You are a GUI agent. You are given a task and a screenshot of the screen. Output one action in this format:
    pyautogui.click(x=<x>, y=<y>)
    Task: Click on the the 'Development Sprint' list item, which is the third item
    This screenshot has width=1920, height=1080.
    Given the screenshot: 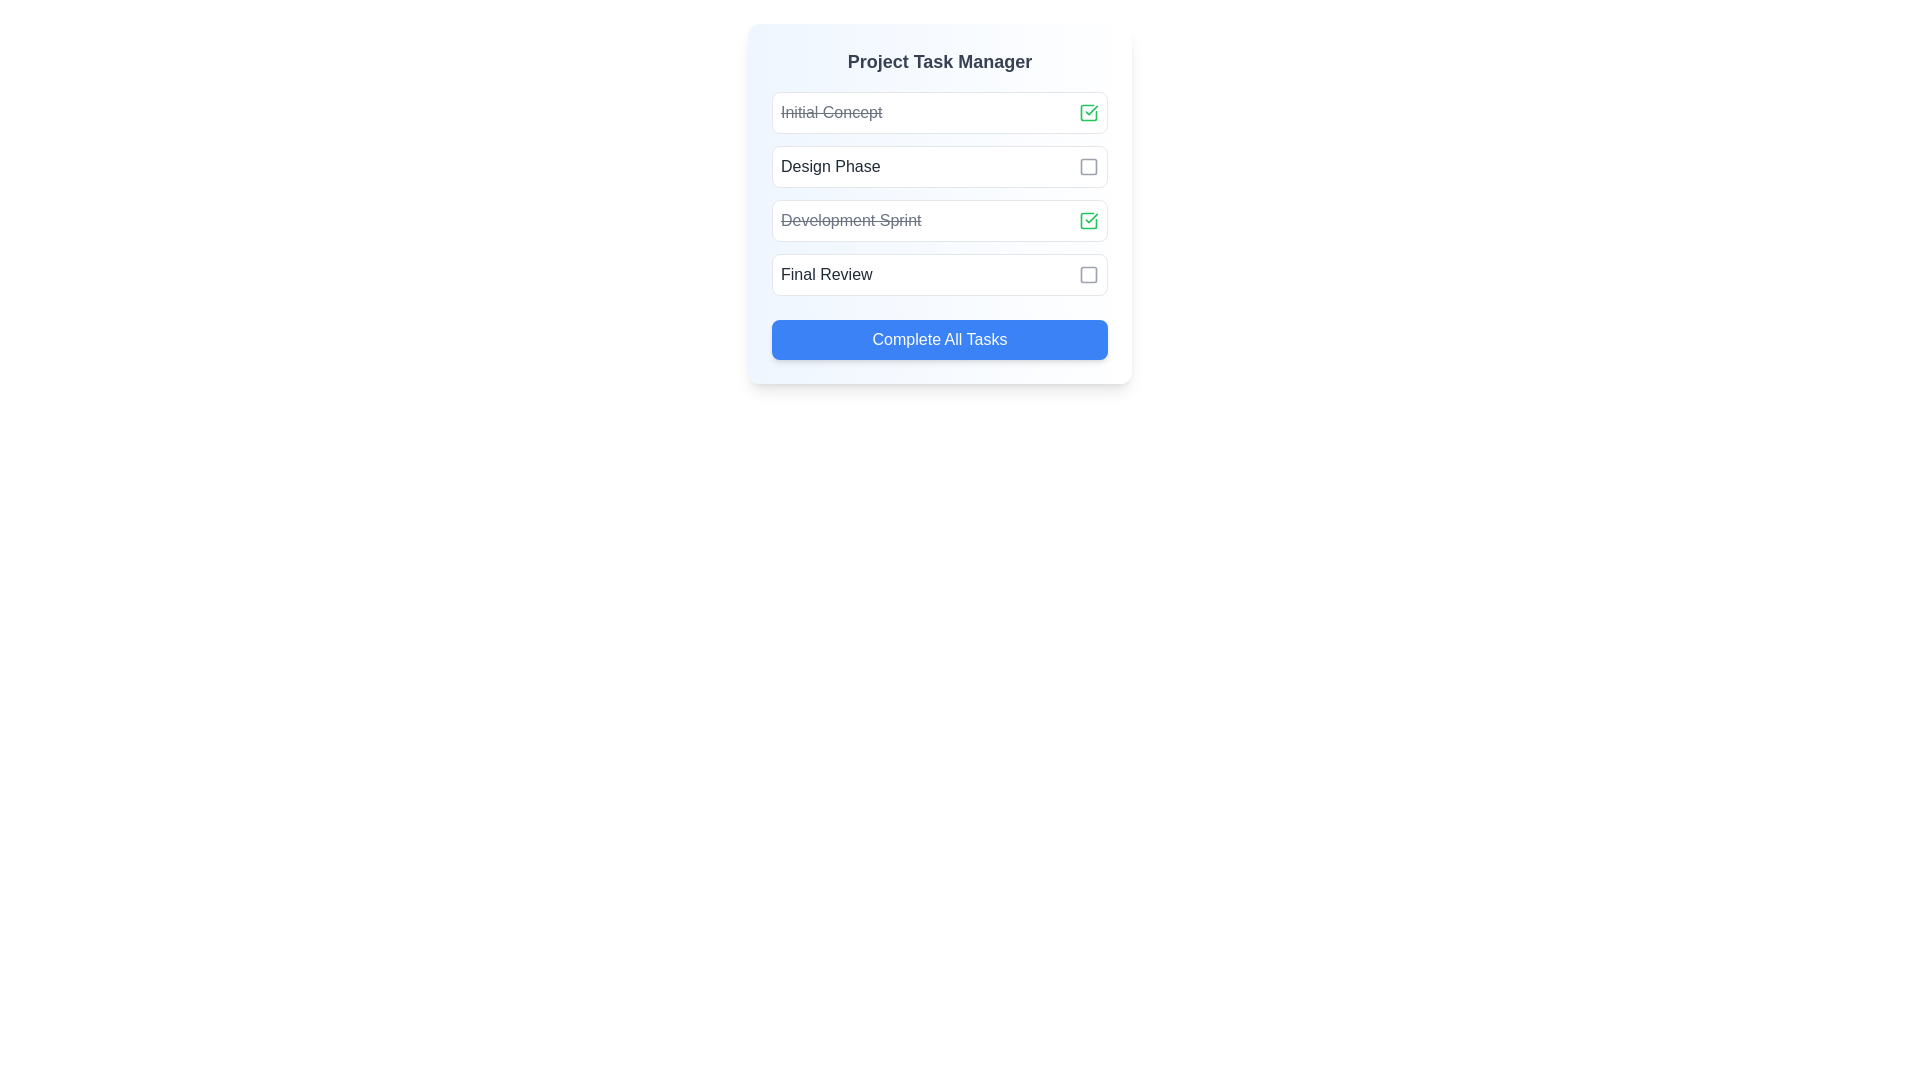 What is the action you would take?
    pyautogui.click(x=939, y=220)
    